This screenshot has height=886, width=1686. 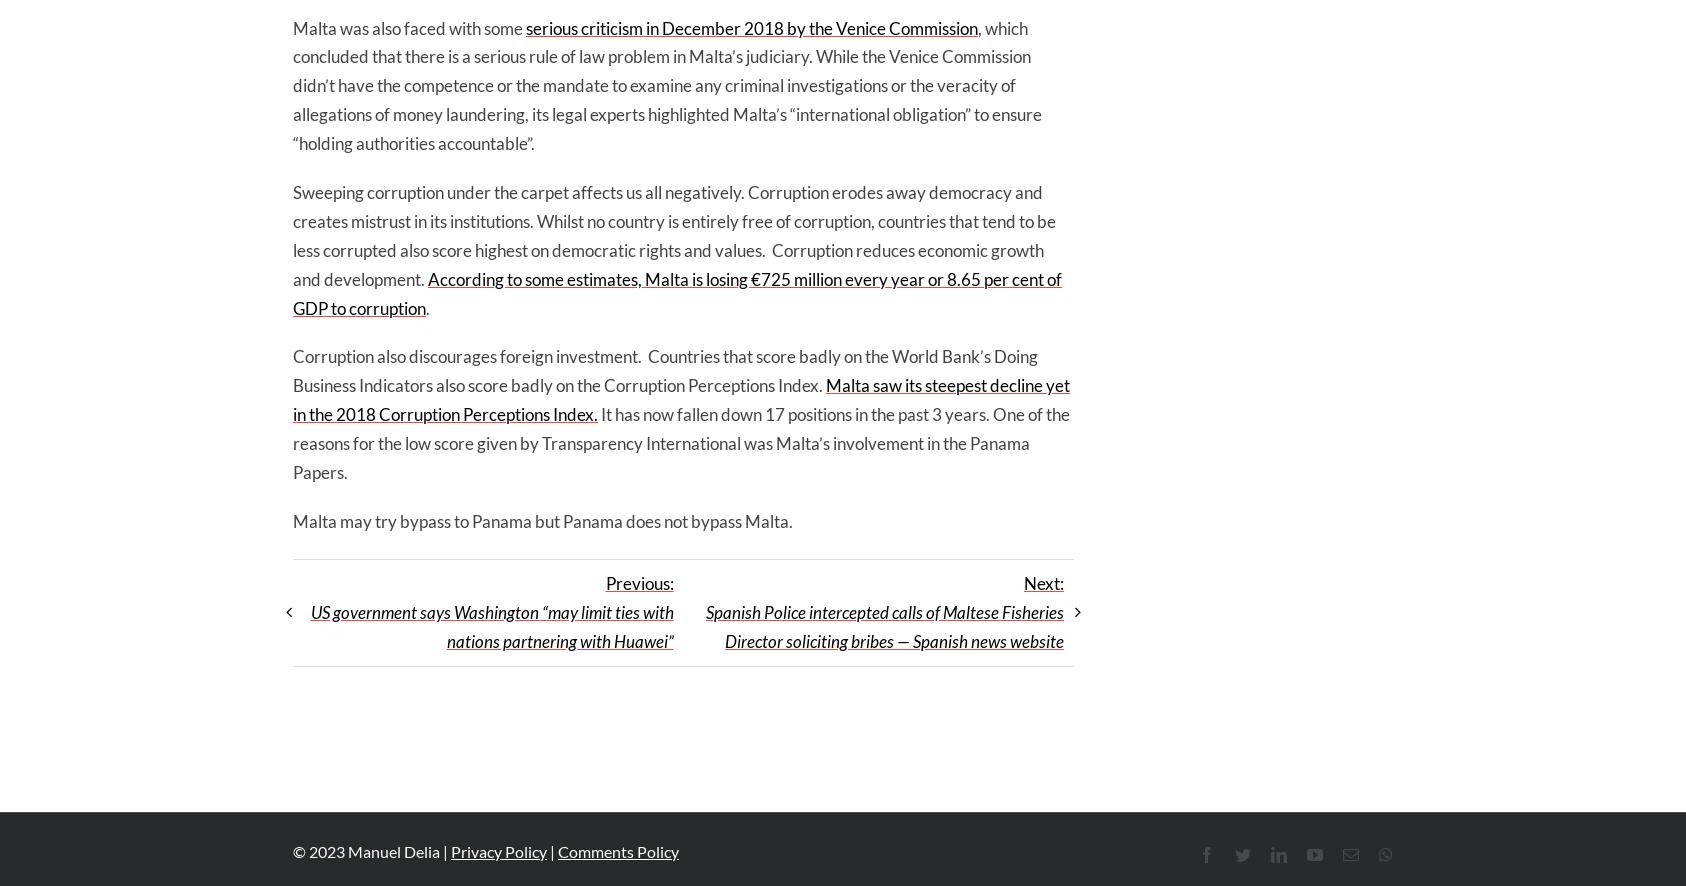 I want to click on '.', so click(x=426, y=307).